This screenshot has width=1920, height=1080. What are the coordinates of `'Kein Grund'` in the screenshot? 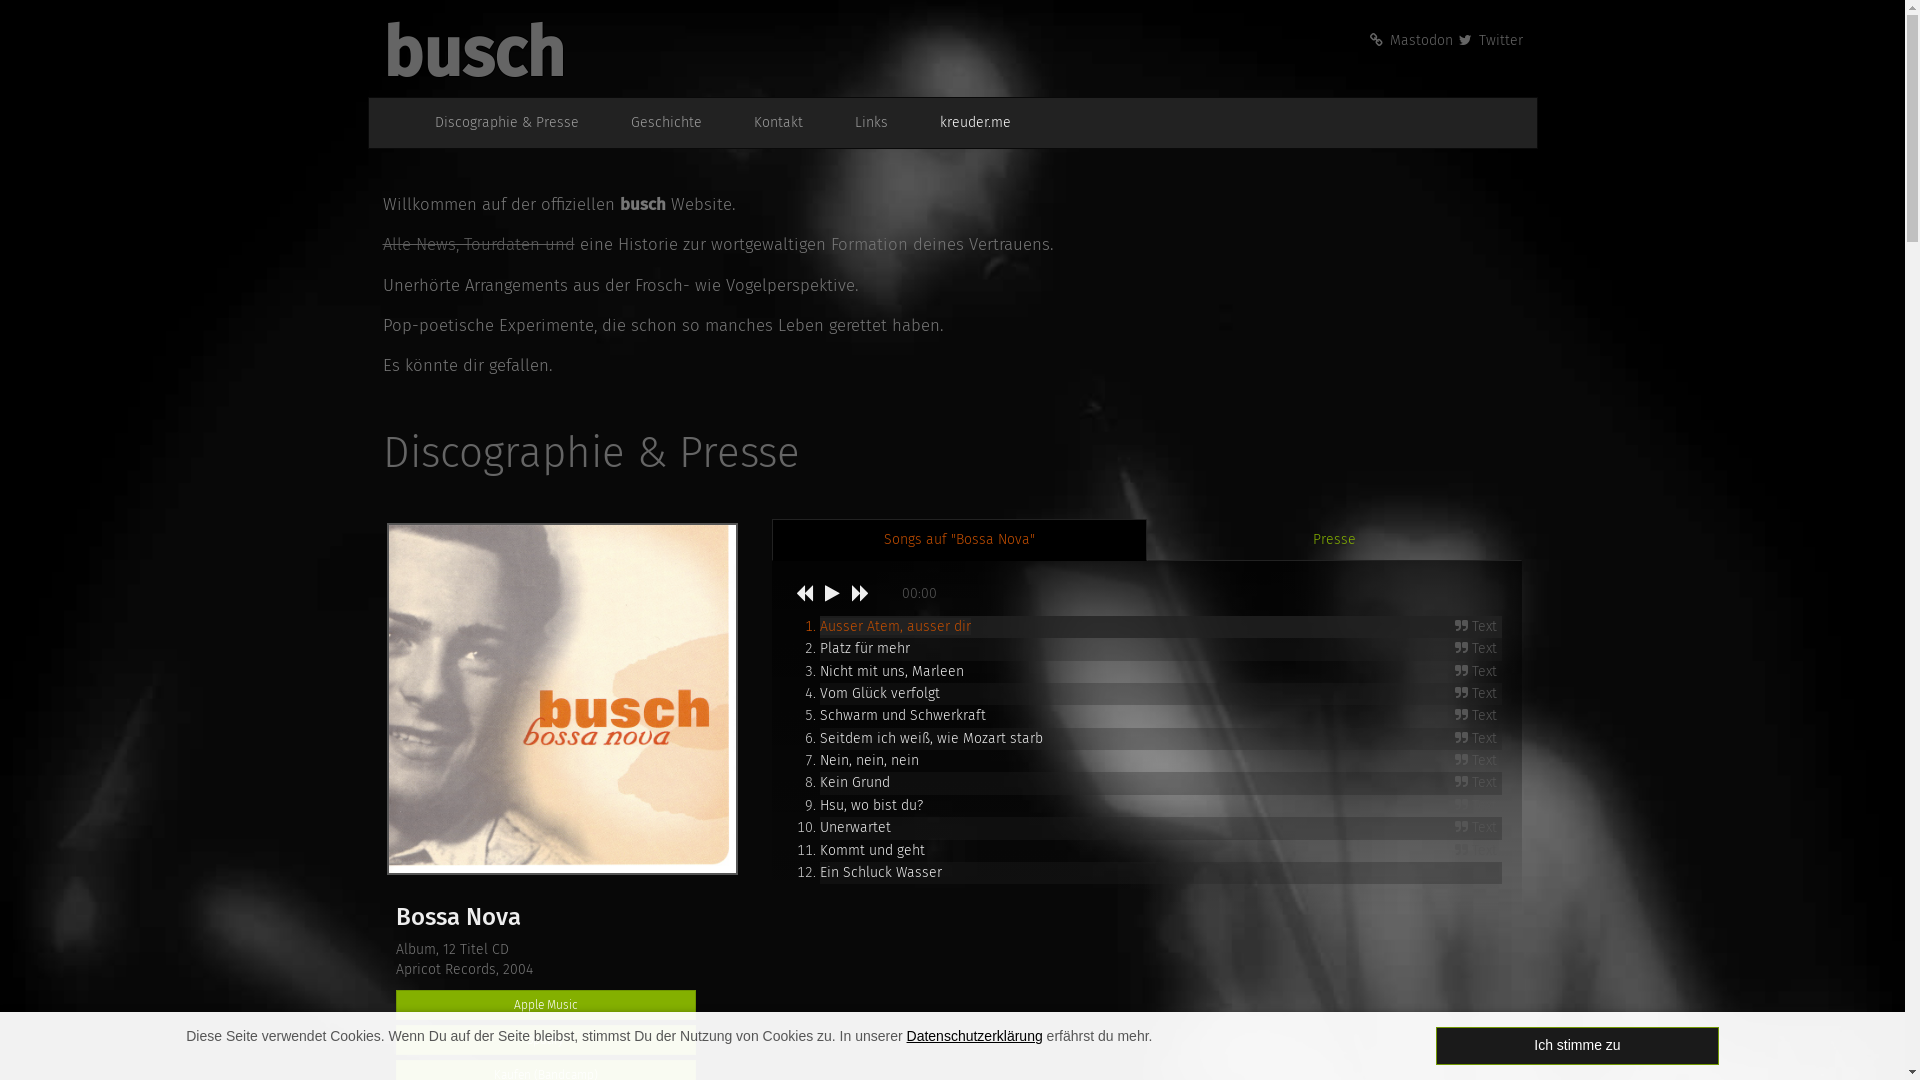 It's located at (820, 781).